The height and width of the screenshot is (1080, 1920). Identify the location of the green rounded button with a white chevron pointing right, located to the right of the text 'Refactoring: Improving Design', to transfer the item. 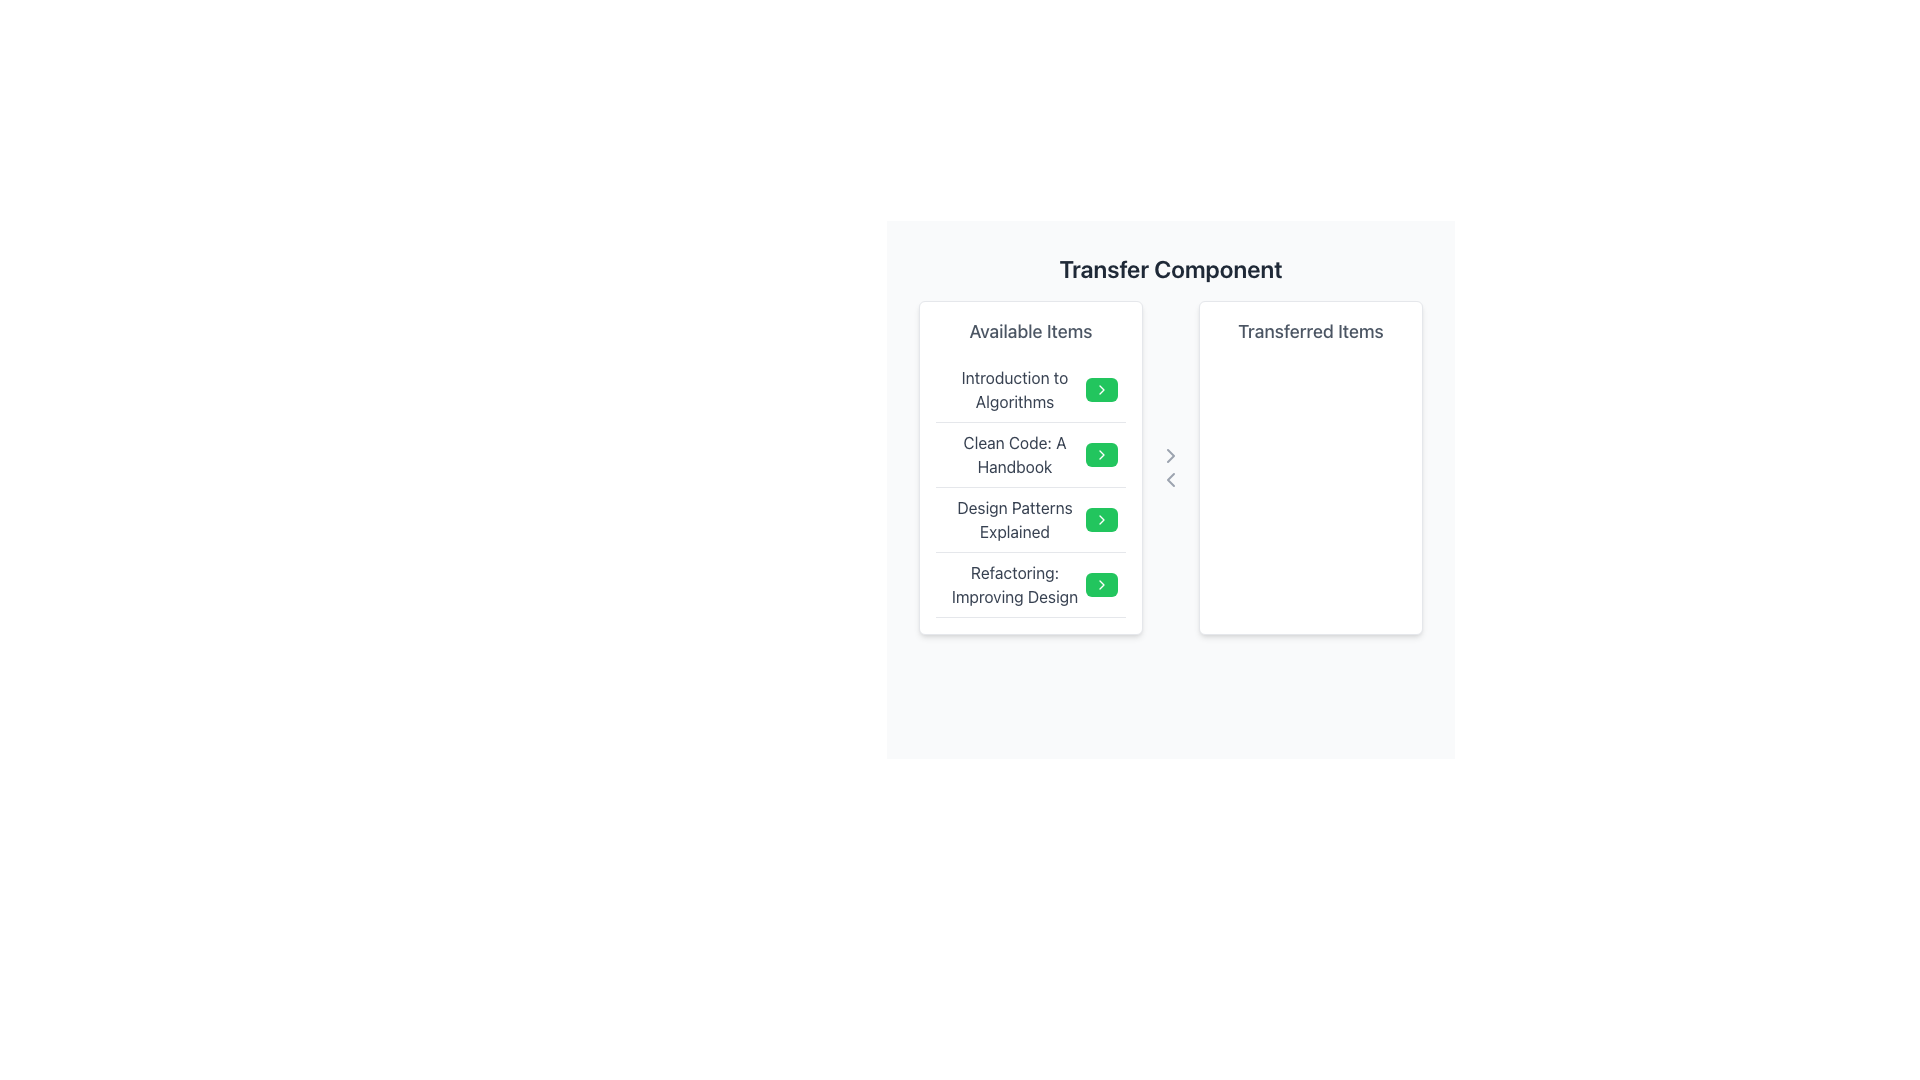
(1101, 585).